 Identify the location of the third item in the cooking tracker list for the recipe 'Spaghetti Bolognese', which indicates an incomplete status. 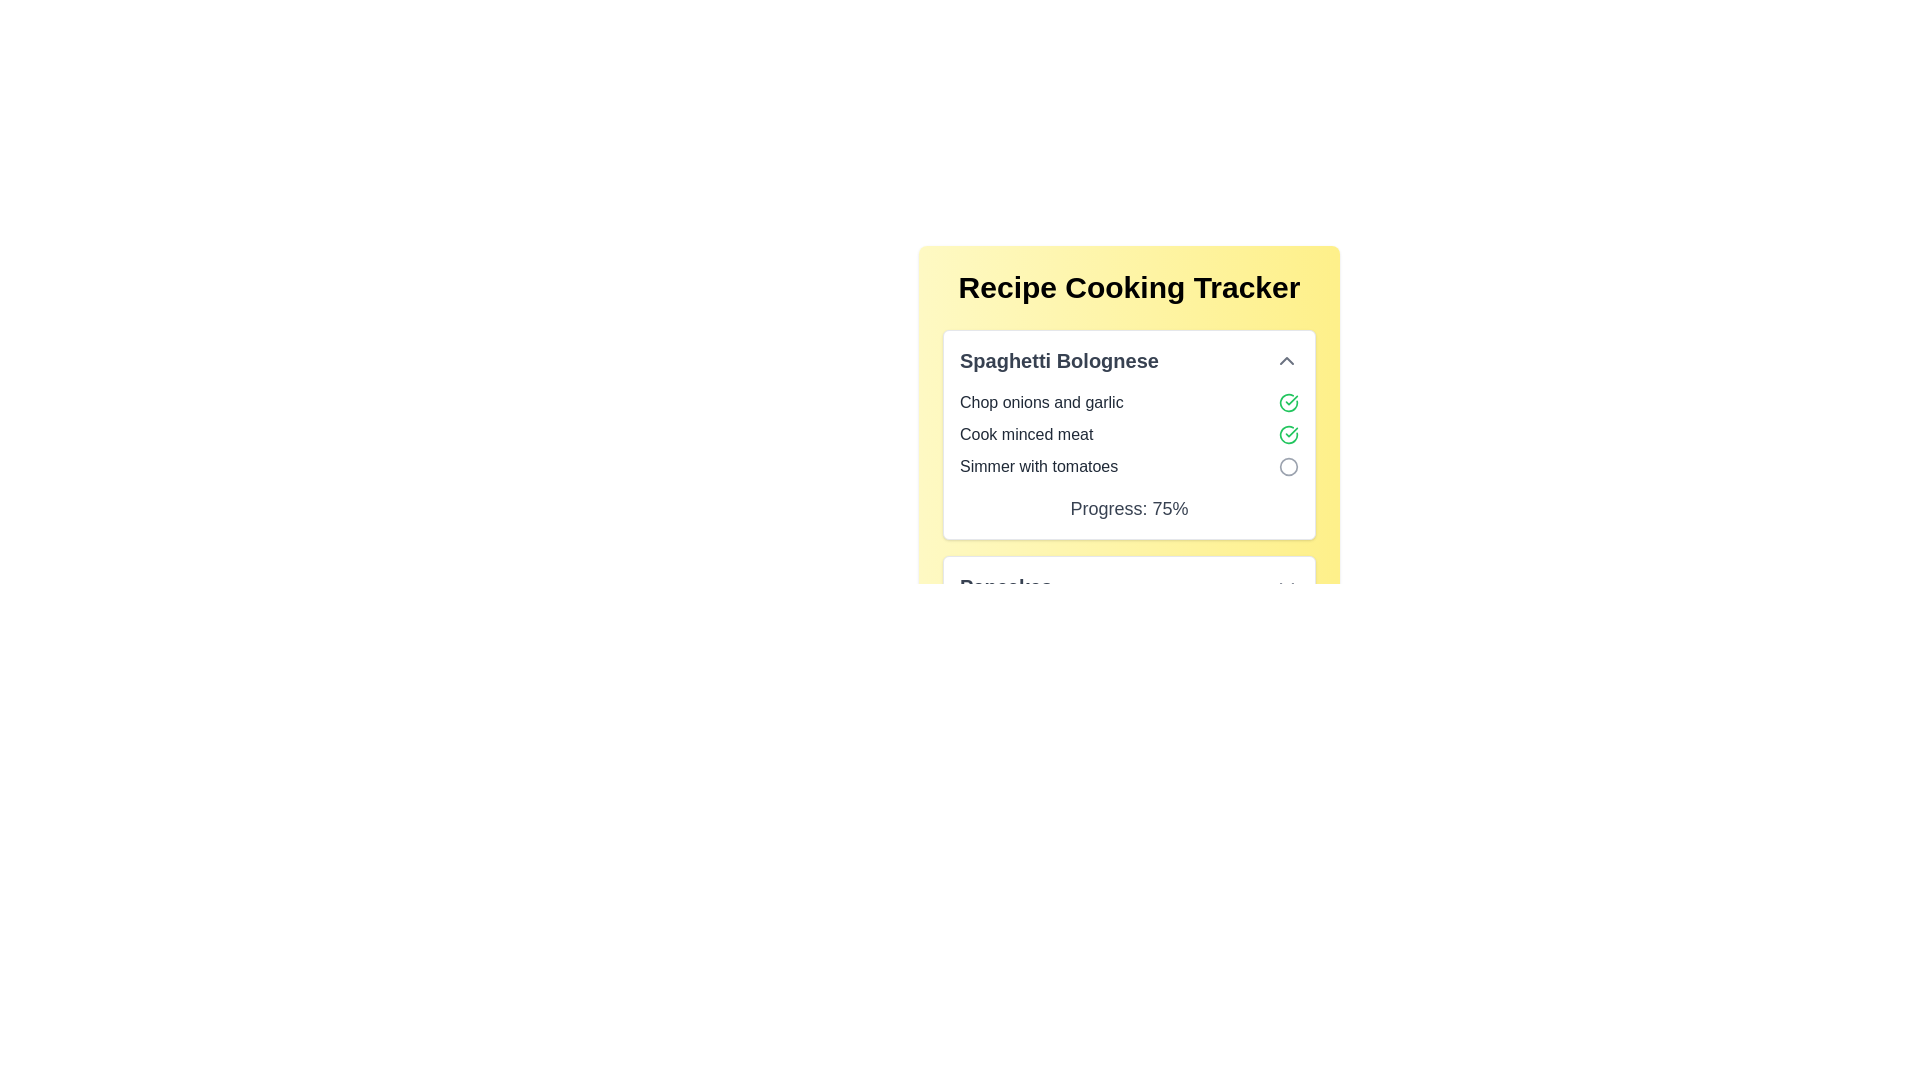
(1129, 466).